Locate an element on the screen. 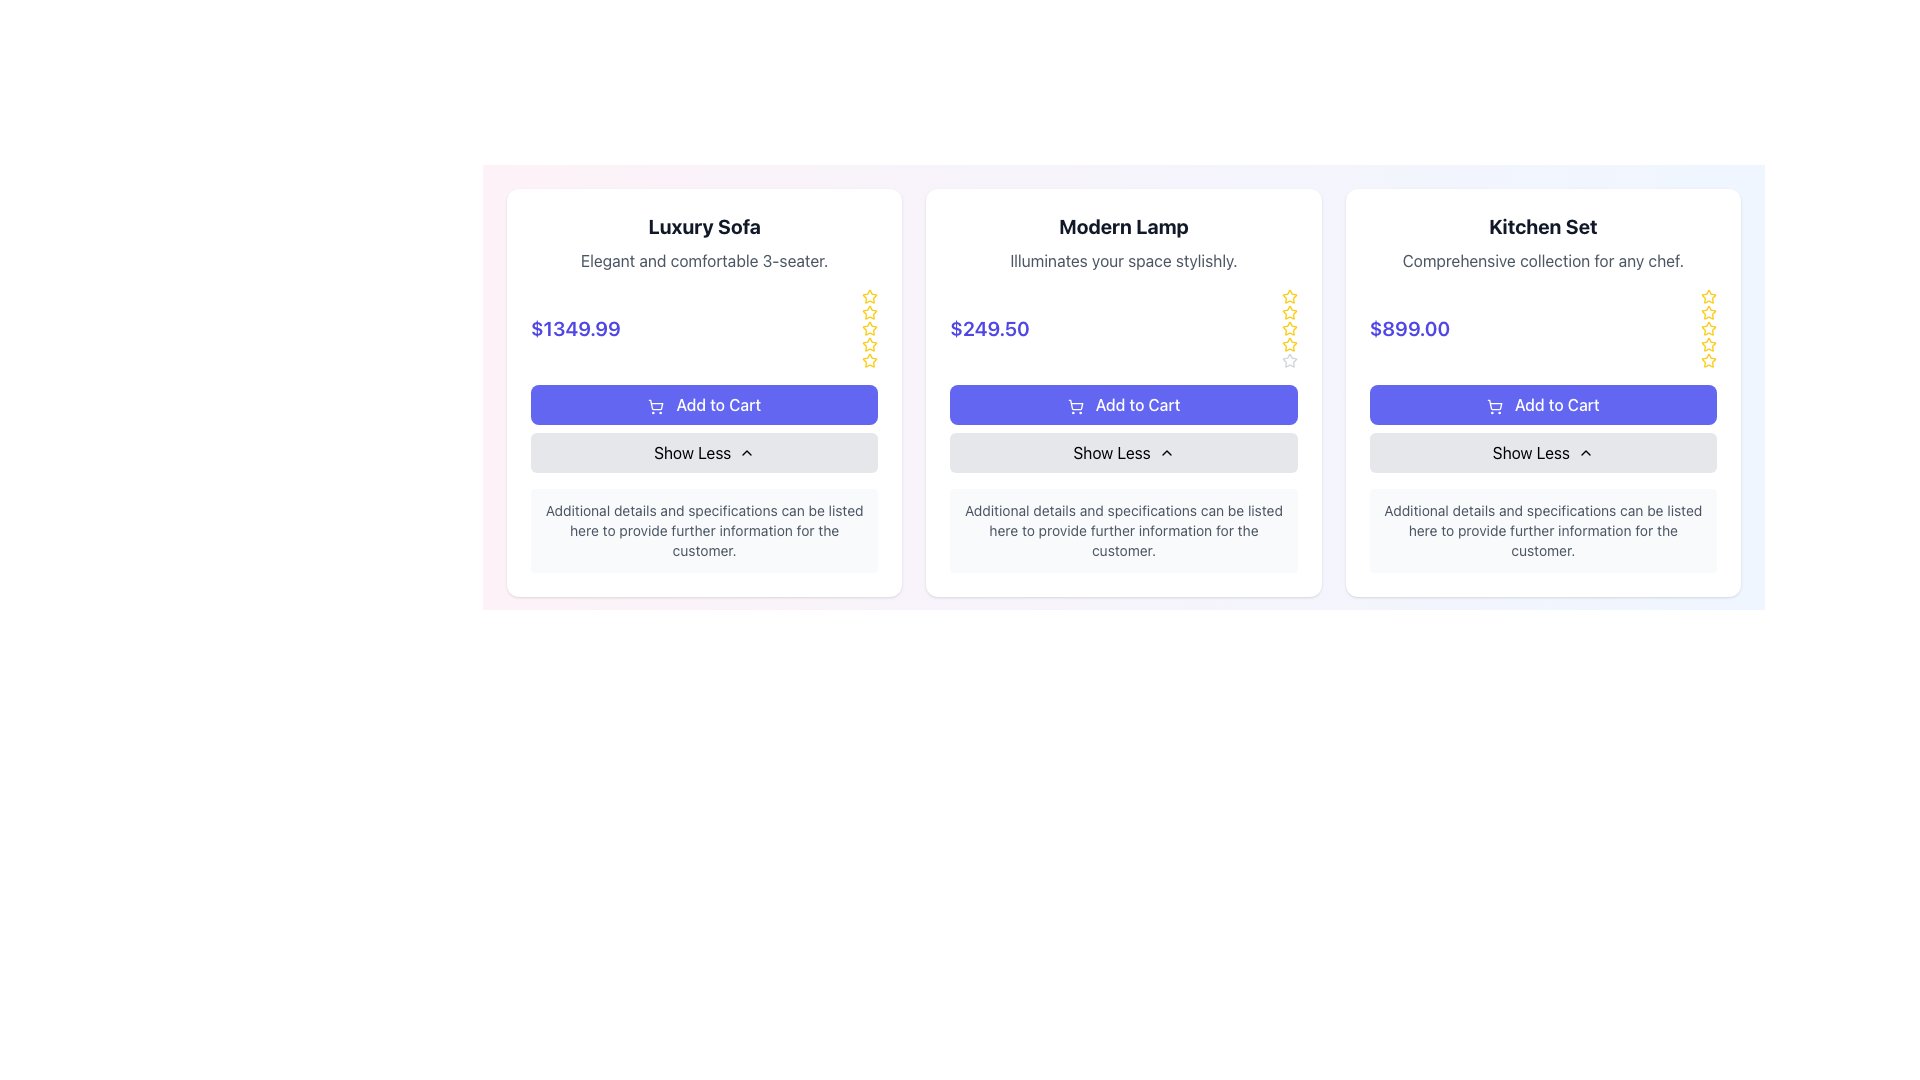 The height and width of the screenshot is (1080, 1920). the button labeled 'Add to Cart' located in the center card for 'Modern Lamp', situated below the price '$249.50' is located at coordinates (1123, 405).